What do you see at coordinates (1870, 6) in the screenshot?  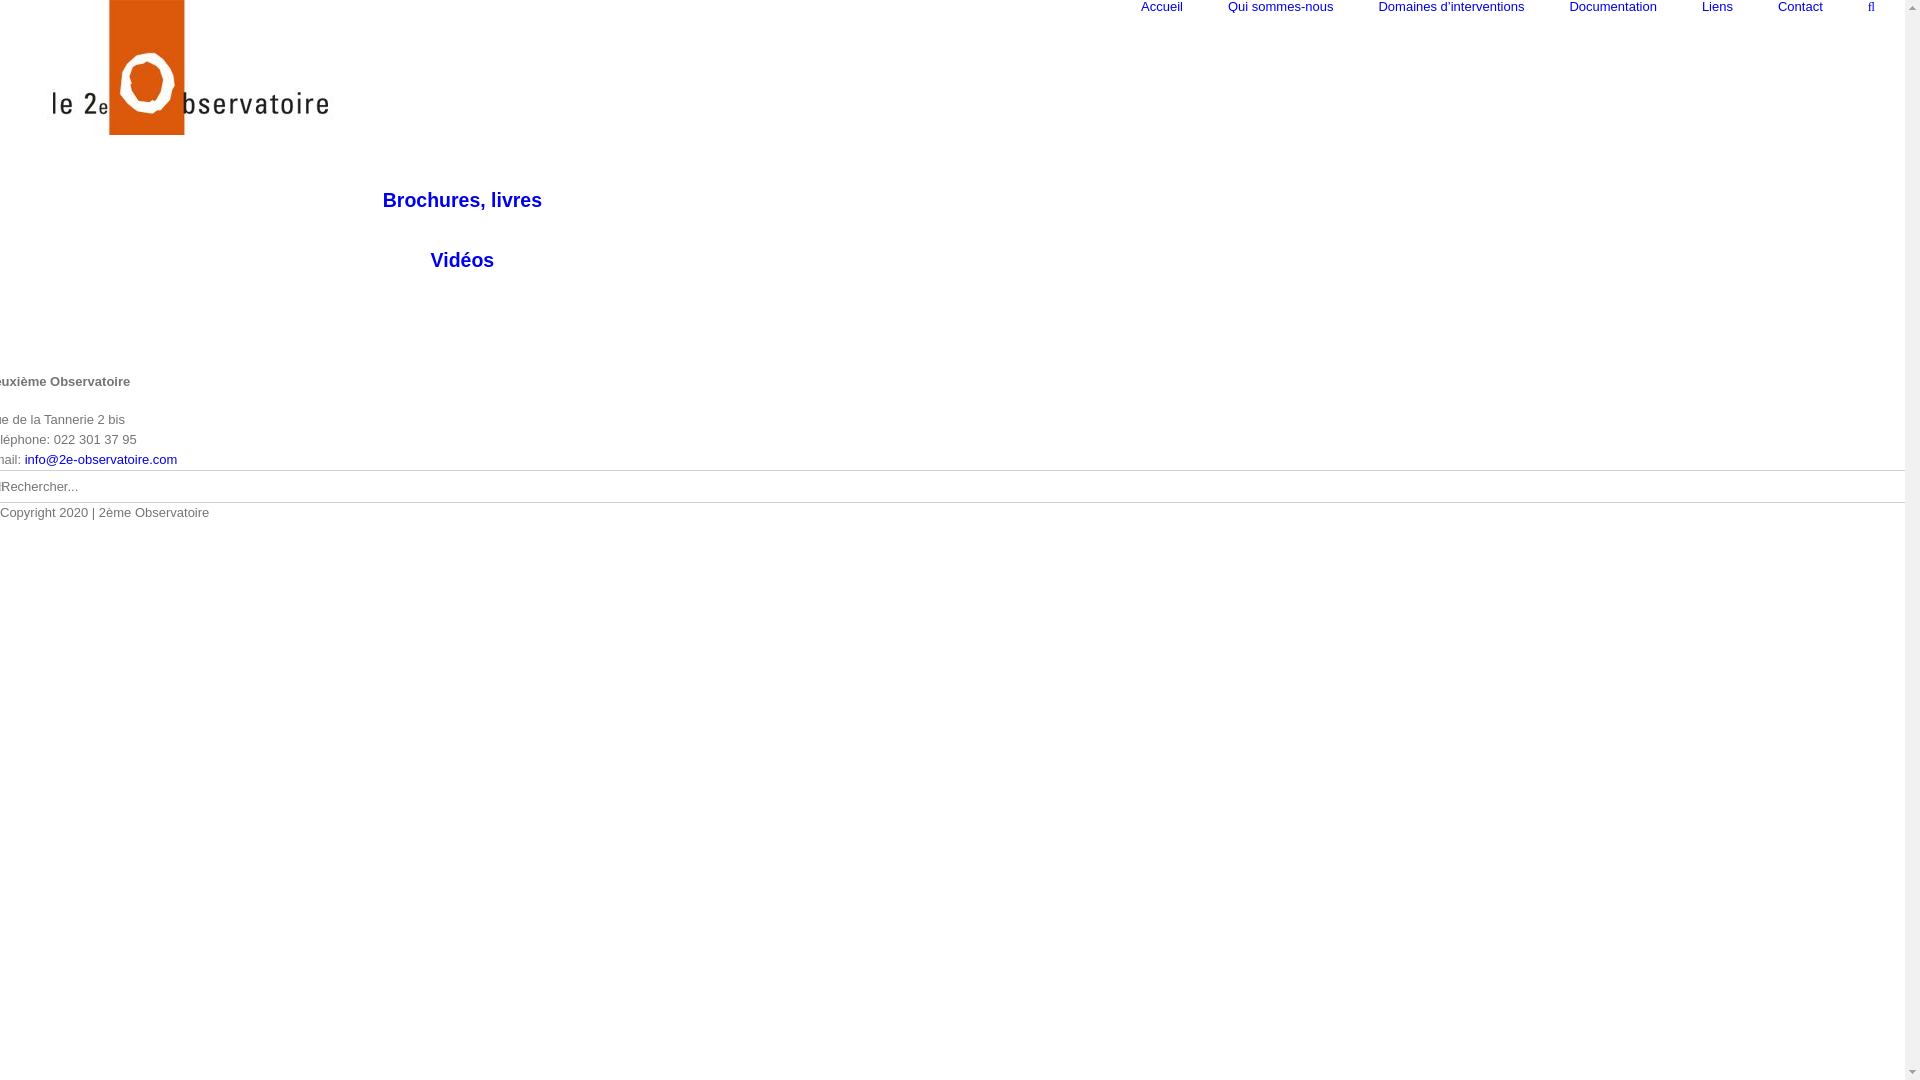 I see `'Recherche'` at bounding box center [1870, 6].